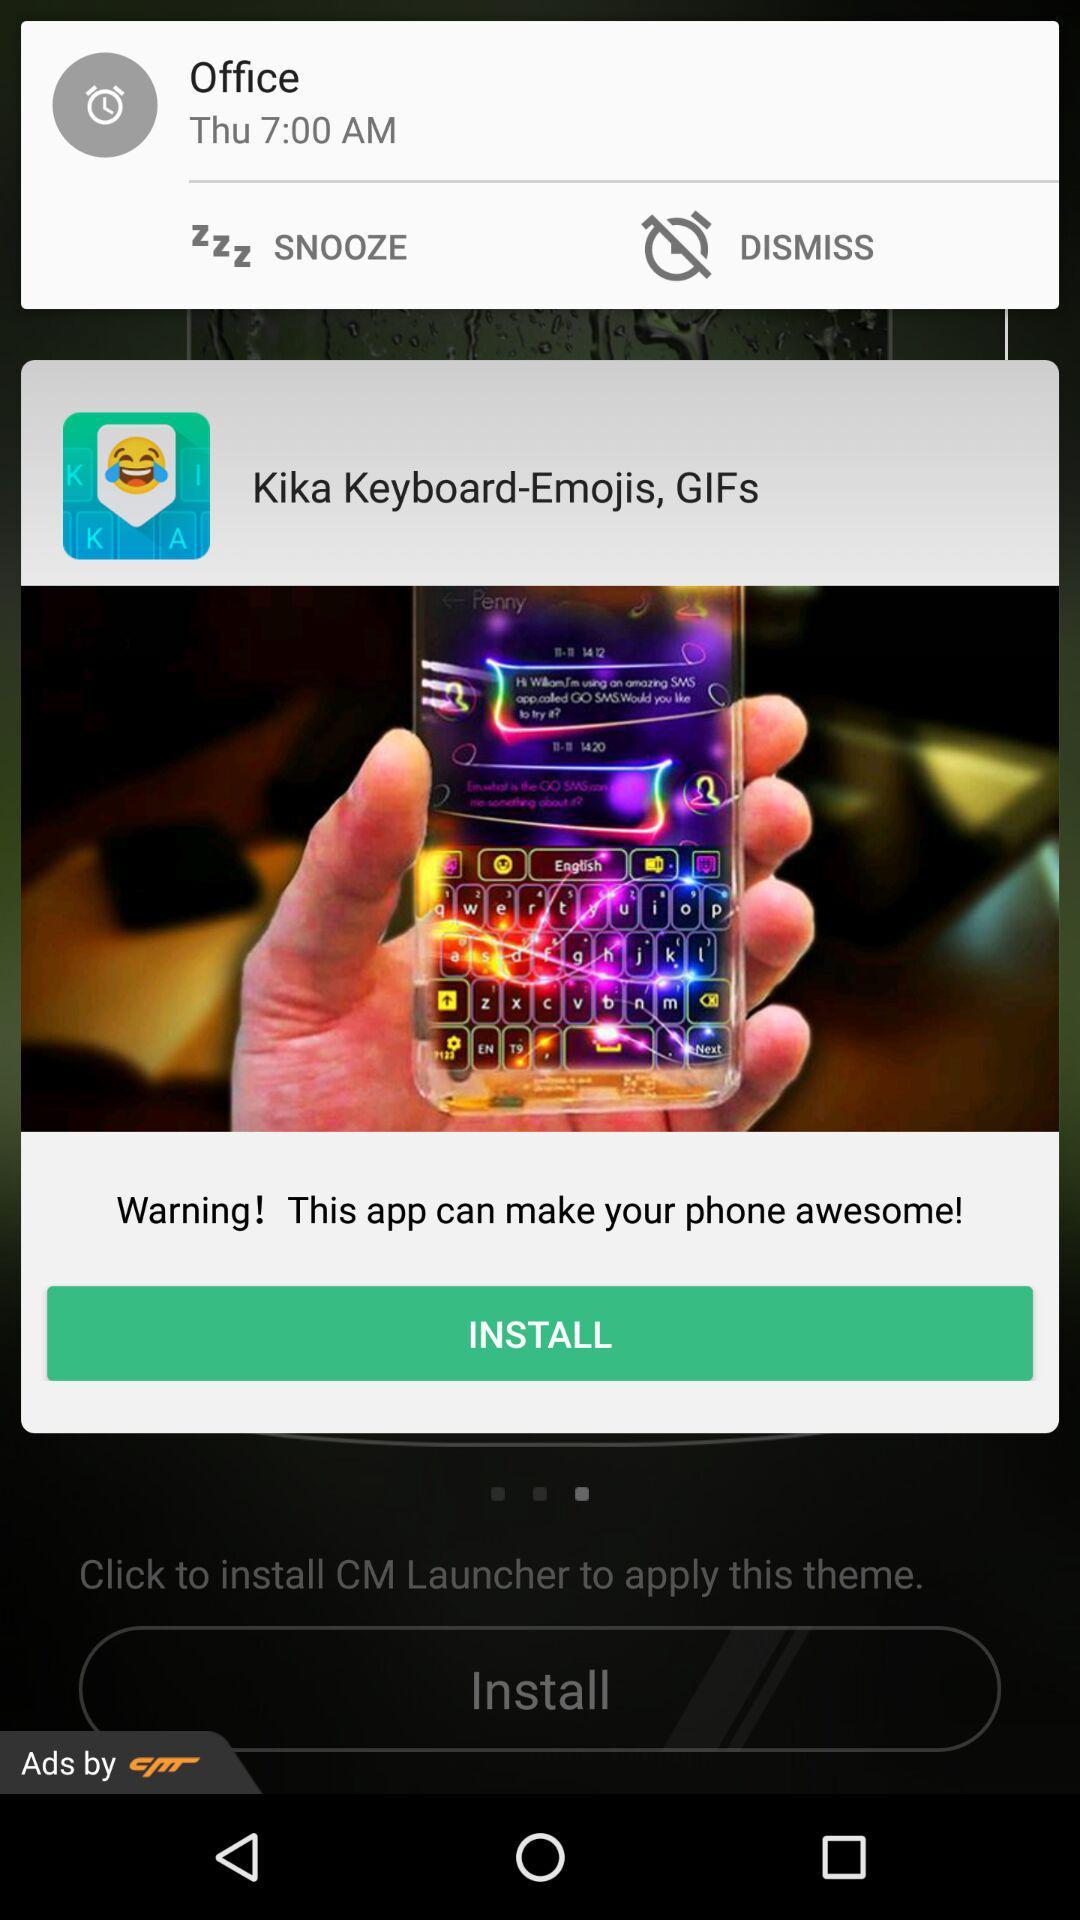  What do you see at coordinates (135, 520) in the screenshot?
I see `the emoji icon` at bounding box center [135, 520].